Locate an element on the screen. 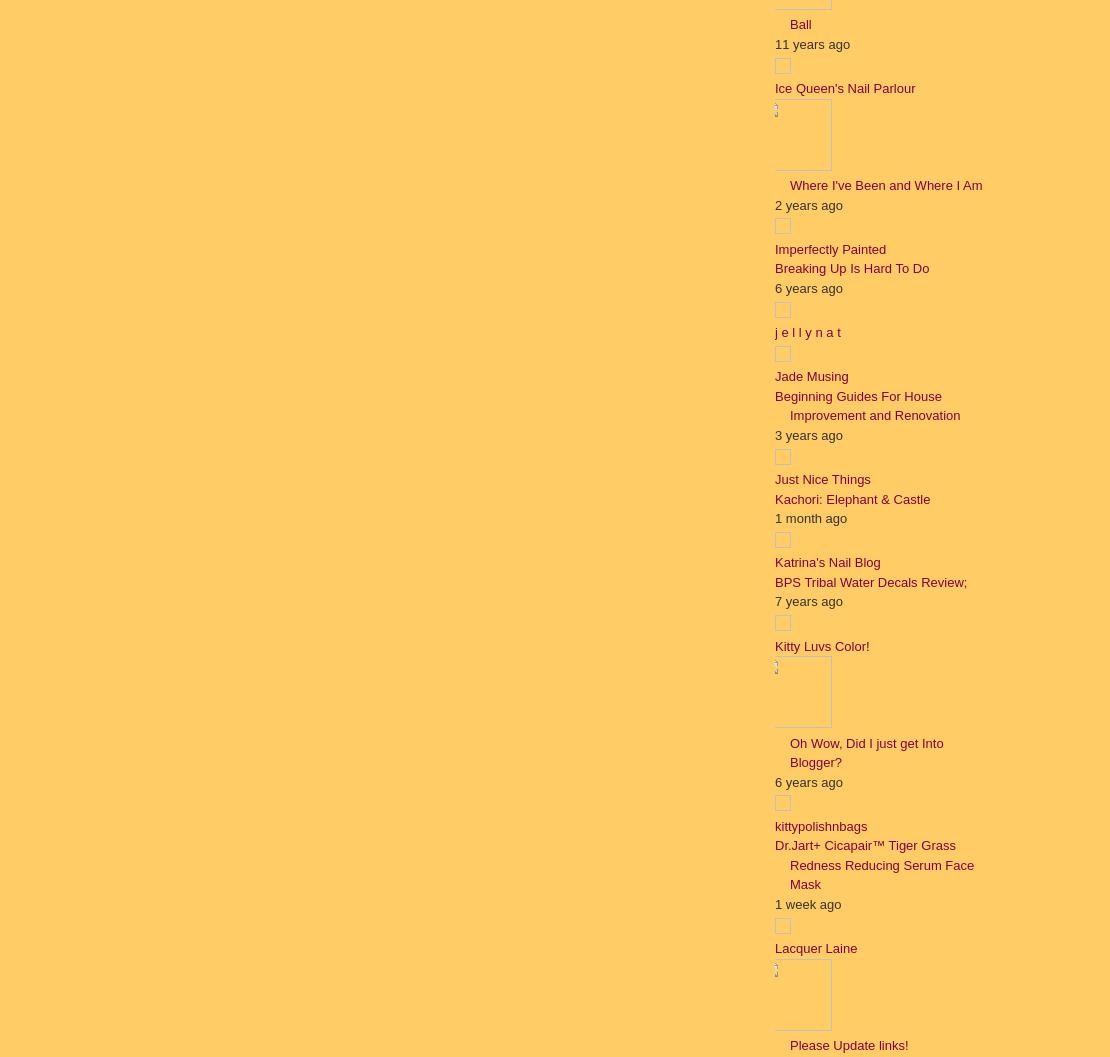  '3 years ago' is located at coordinates (808, 433).